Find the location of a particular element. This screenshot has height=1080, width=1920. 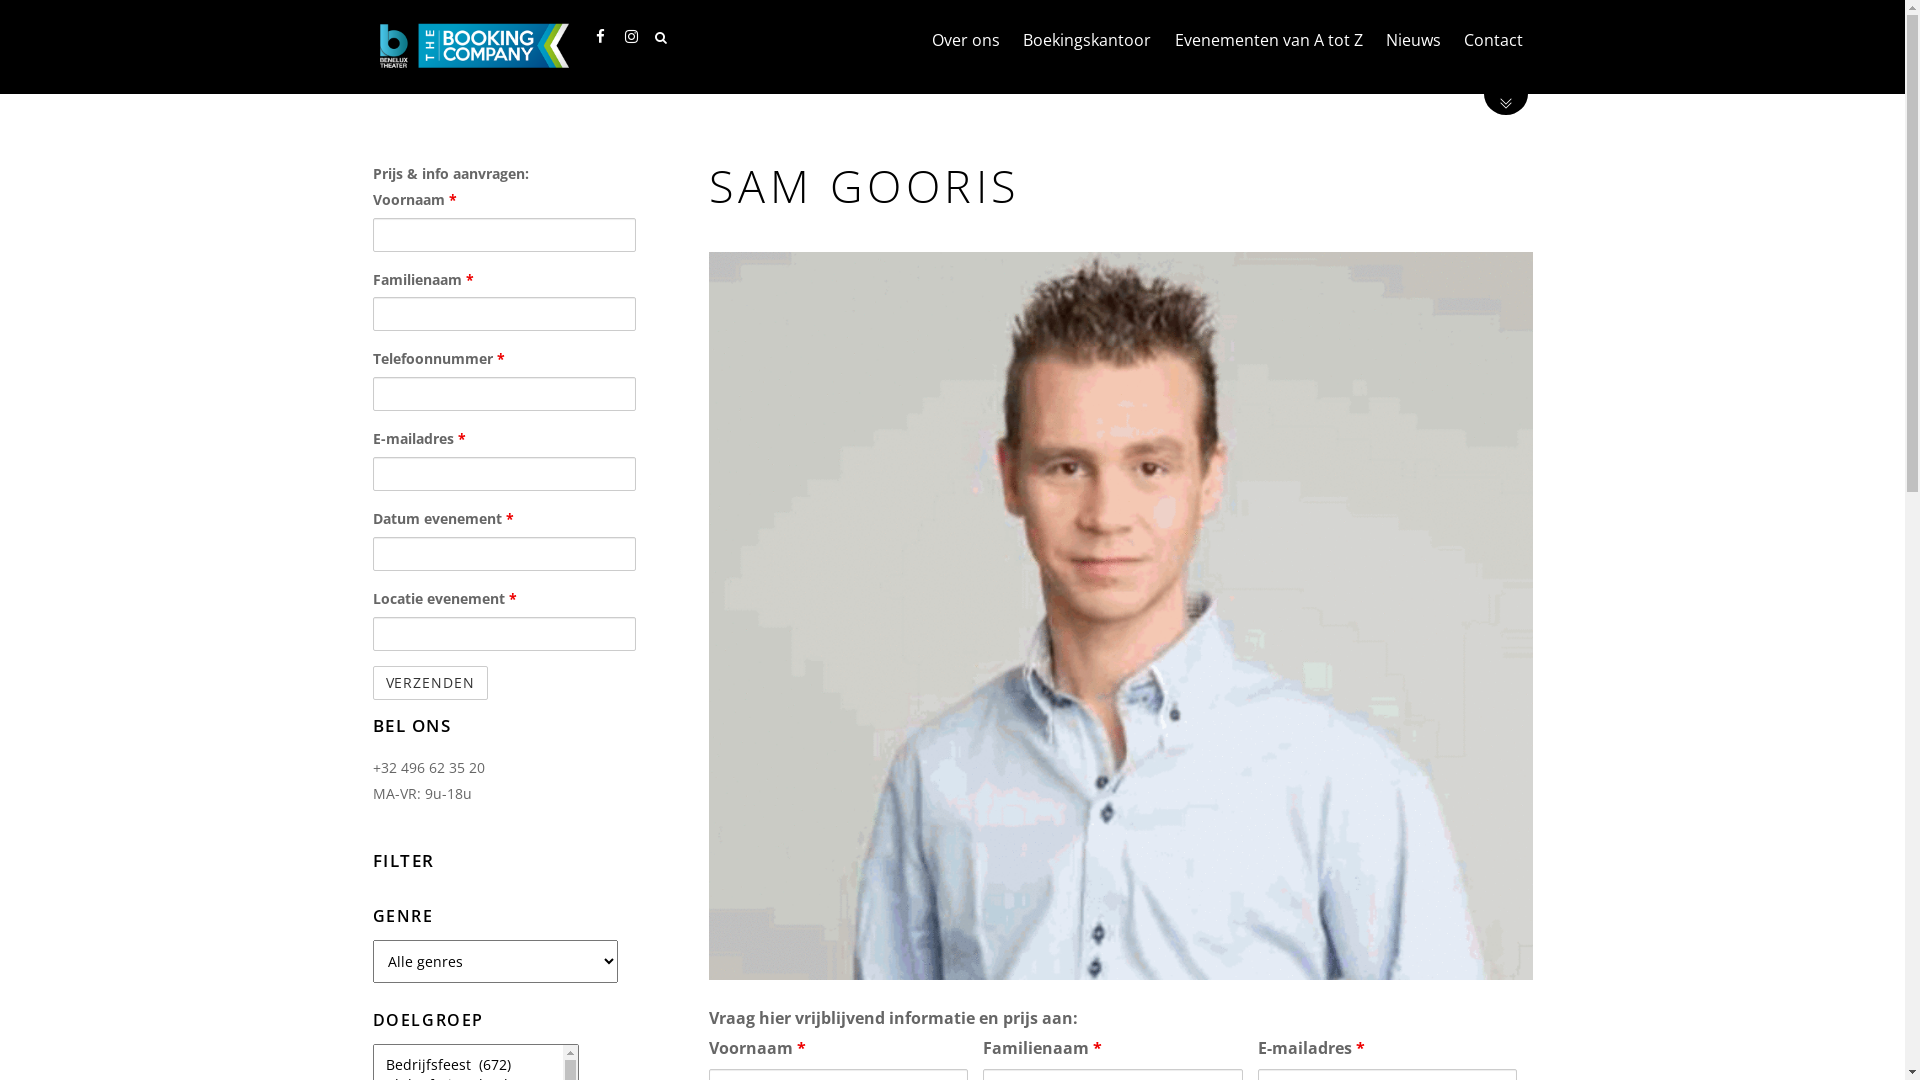

'Nieuws' is located at coordinates (1375, 40).